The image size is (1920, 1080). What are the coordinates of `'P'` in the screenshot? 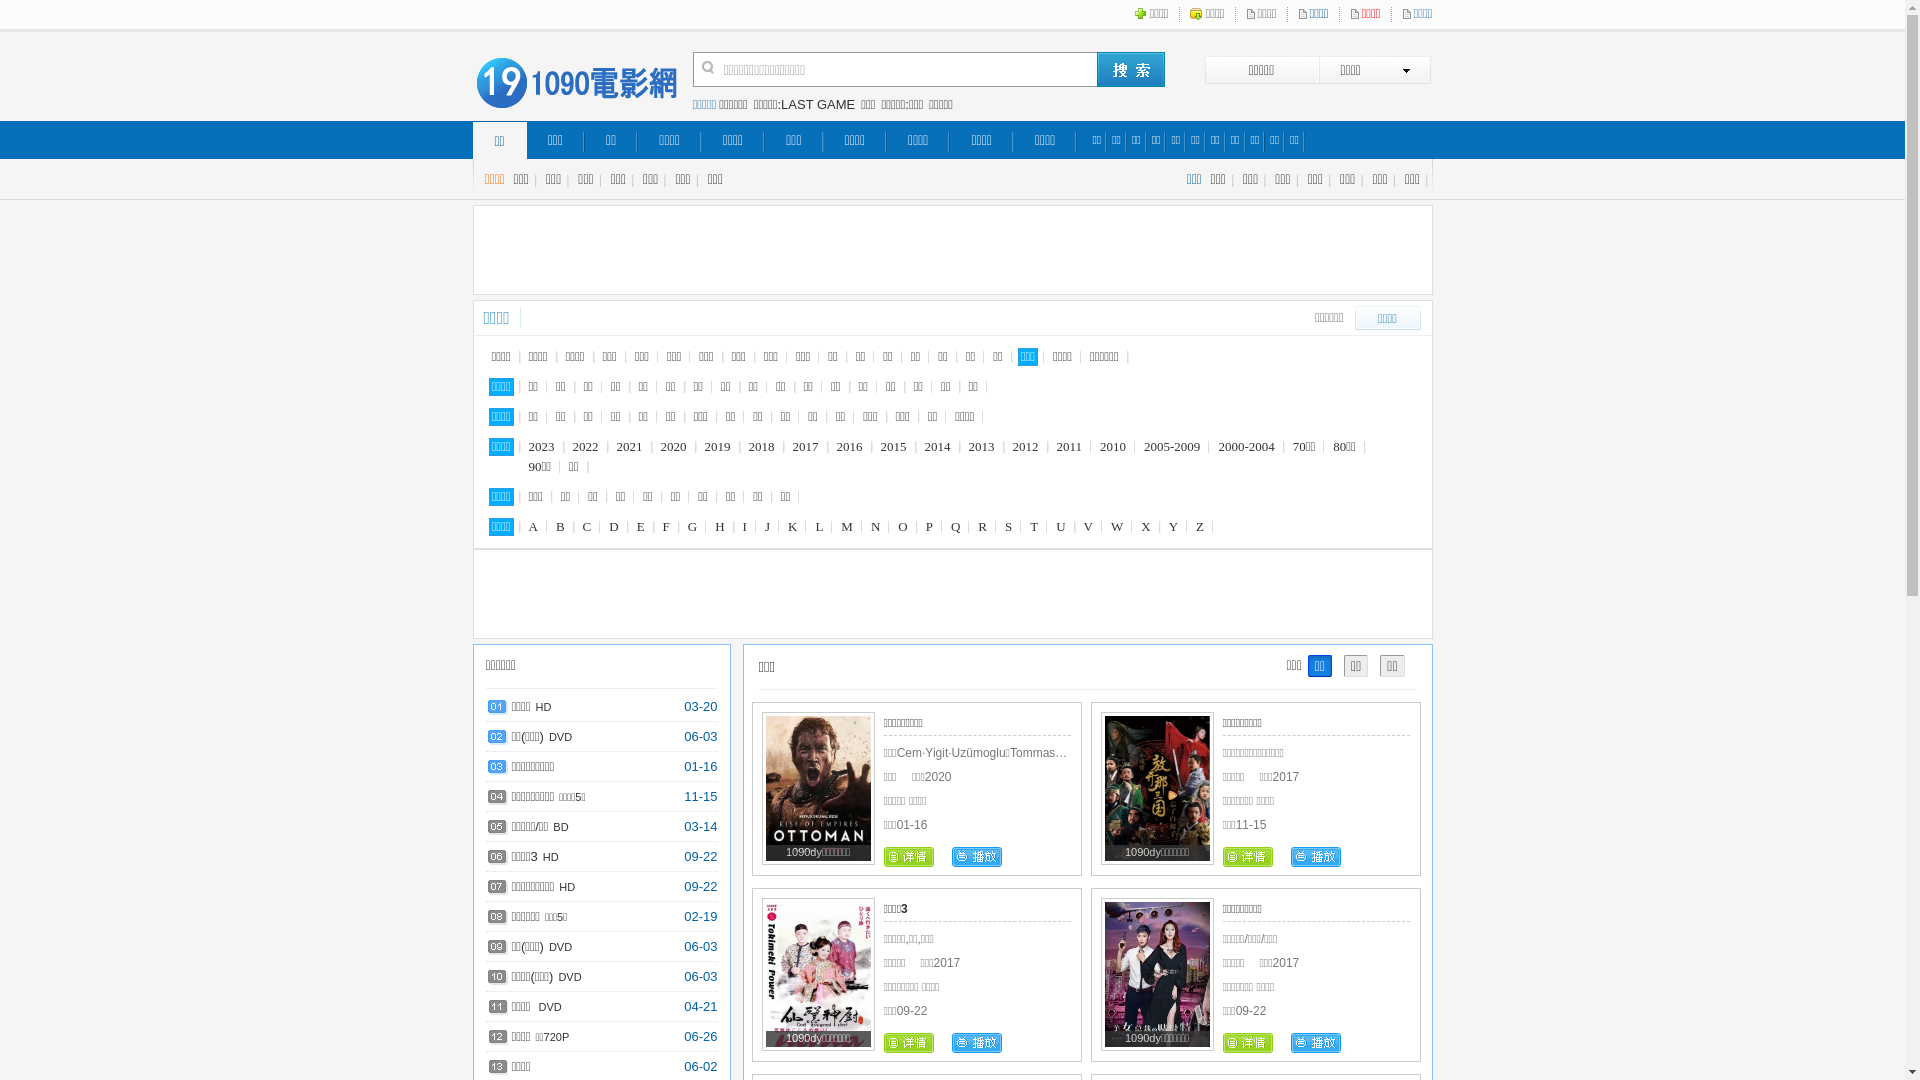 It's located at (928, 526).